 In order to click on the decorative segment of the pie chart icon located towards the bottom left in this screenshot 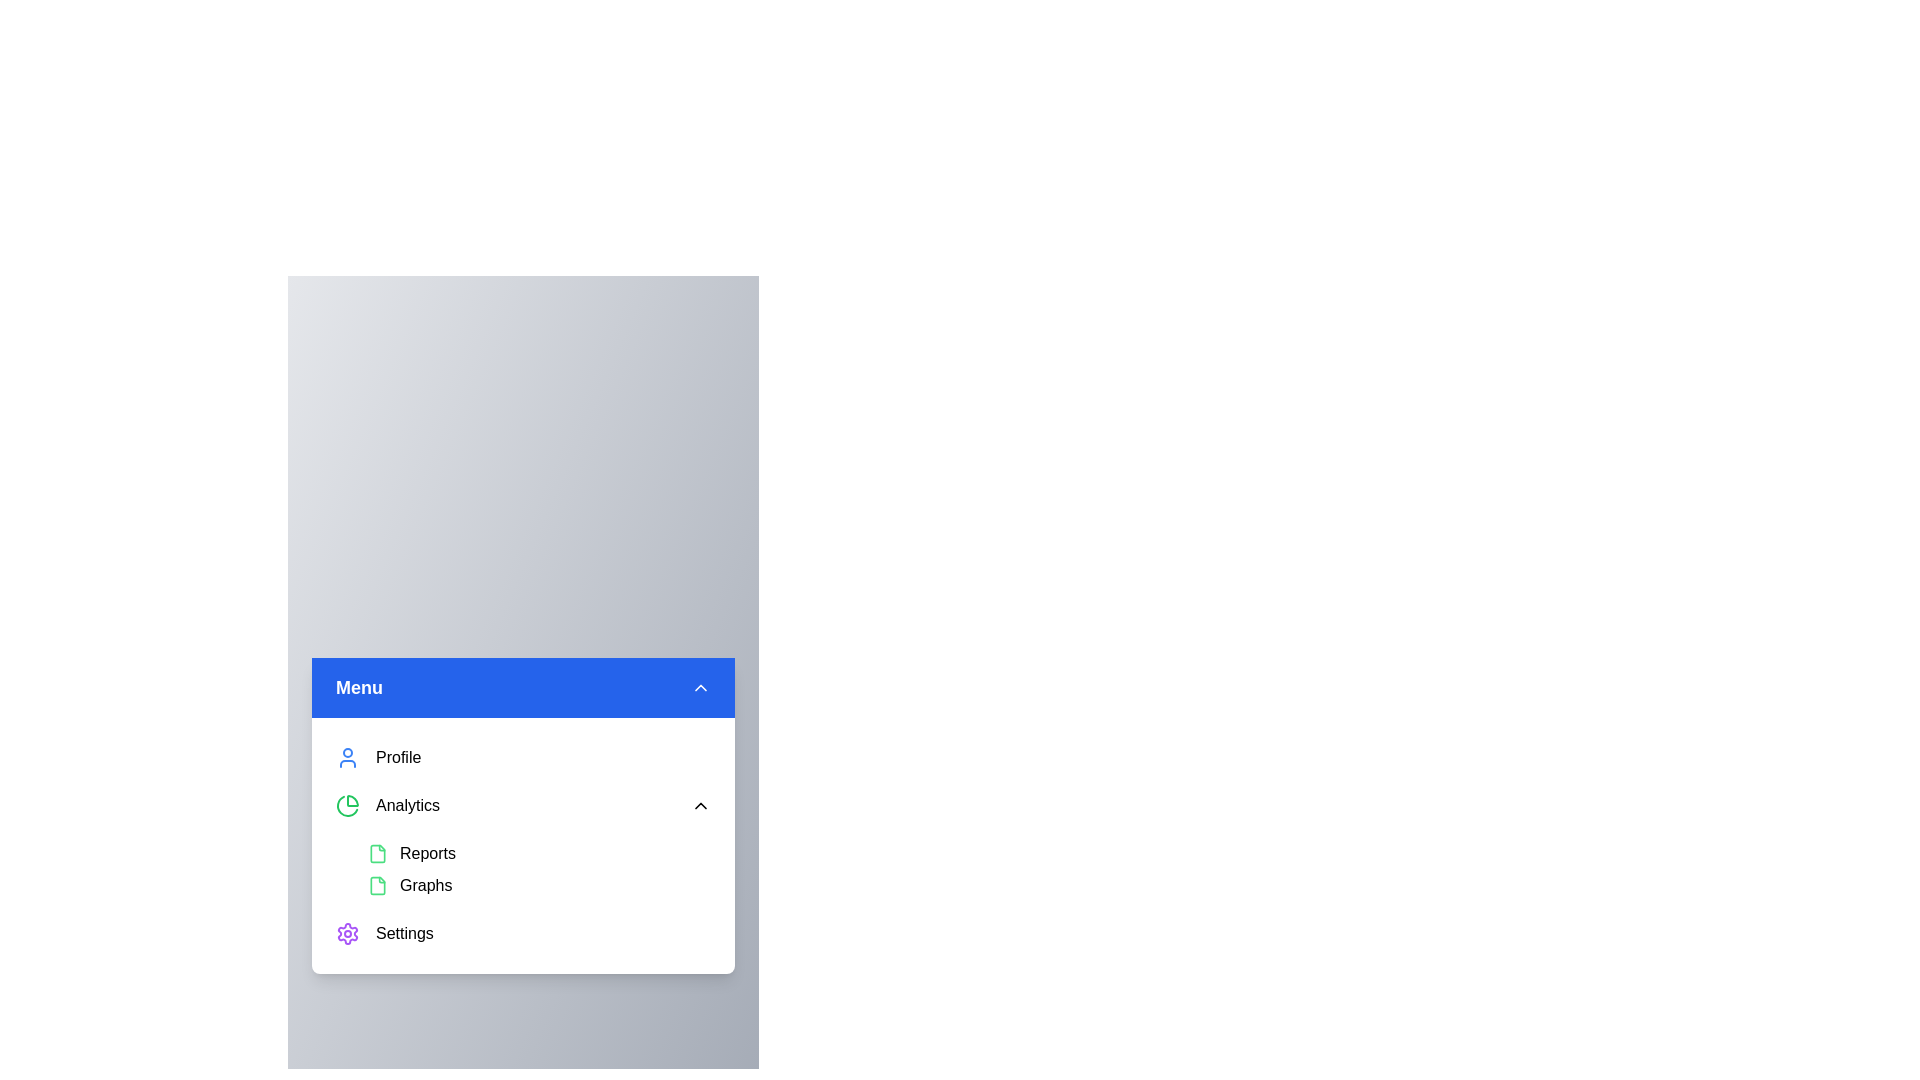, I will do `click(347, 805)`.